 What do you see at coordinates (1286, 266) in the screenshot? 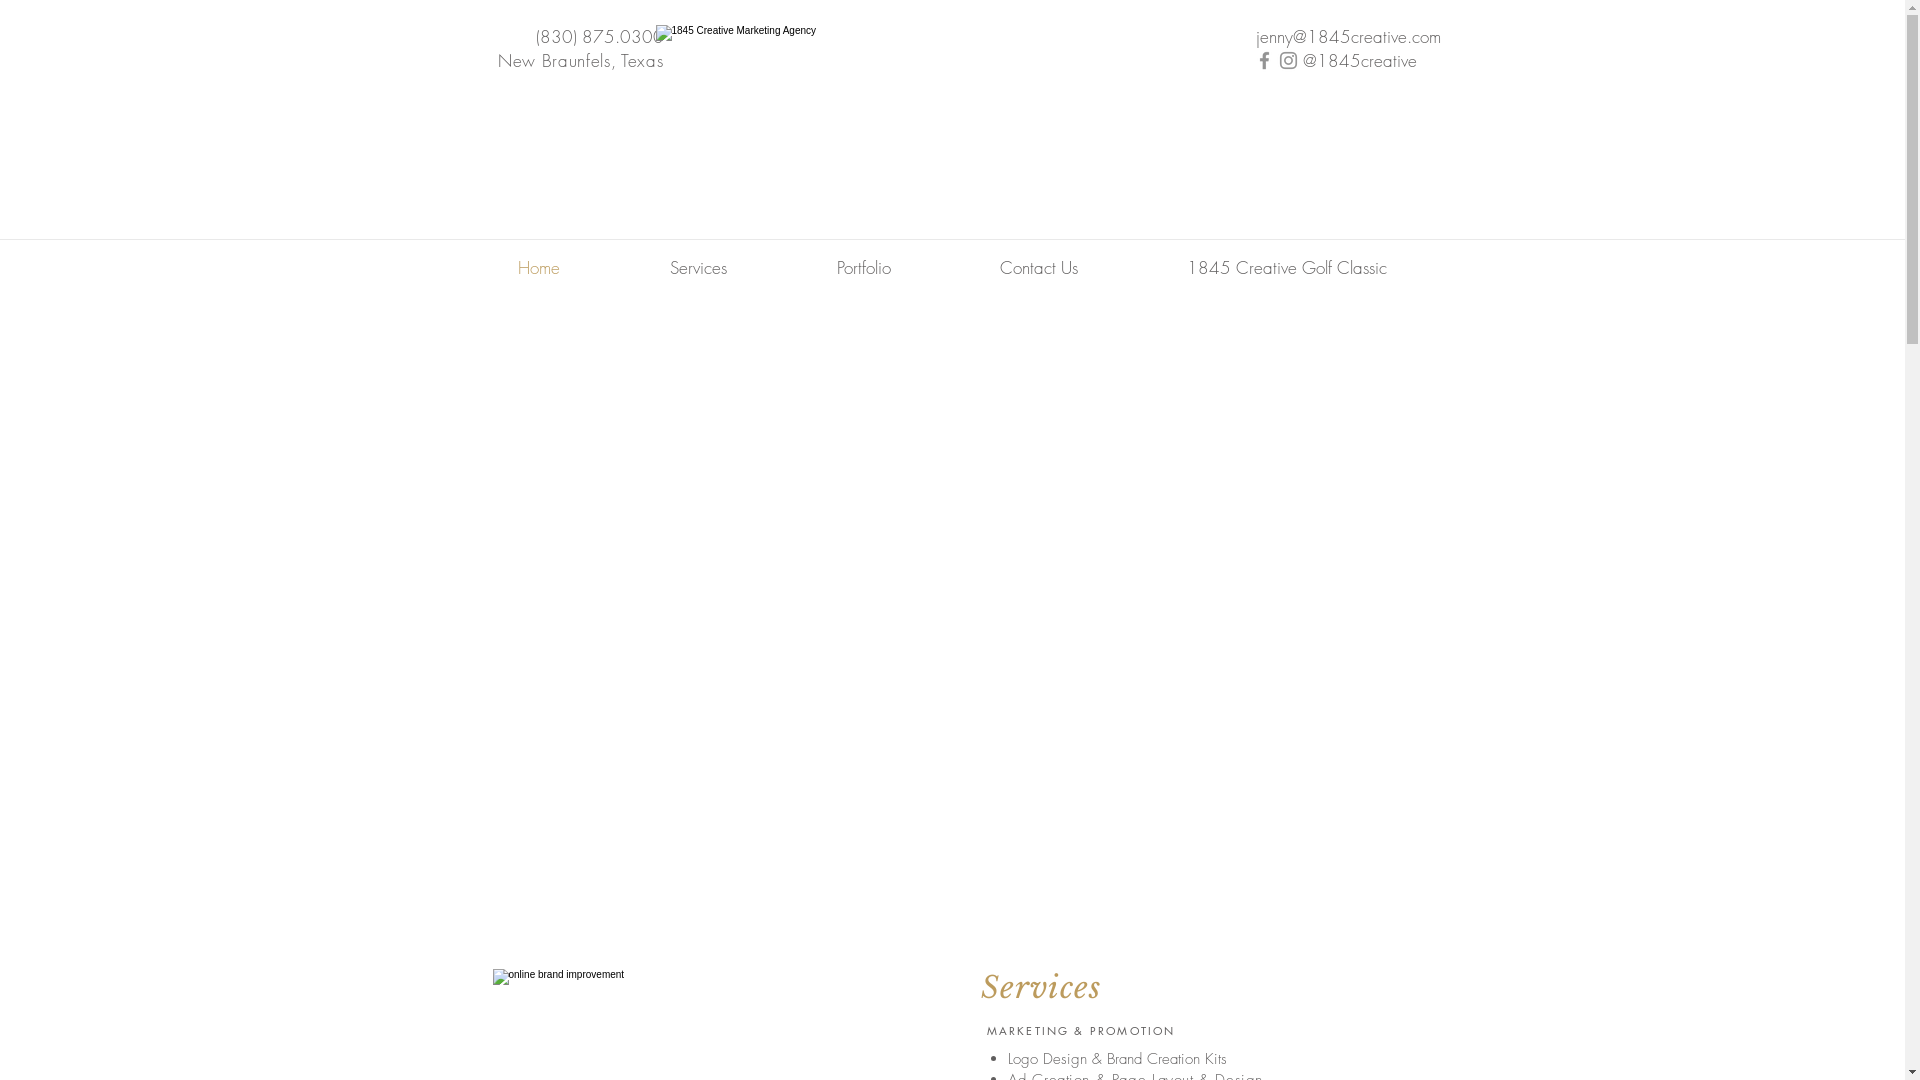
I see `'1845 Creative Golf Classic'` at bounding box center [1286, 266].